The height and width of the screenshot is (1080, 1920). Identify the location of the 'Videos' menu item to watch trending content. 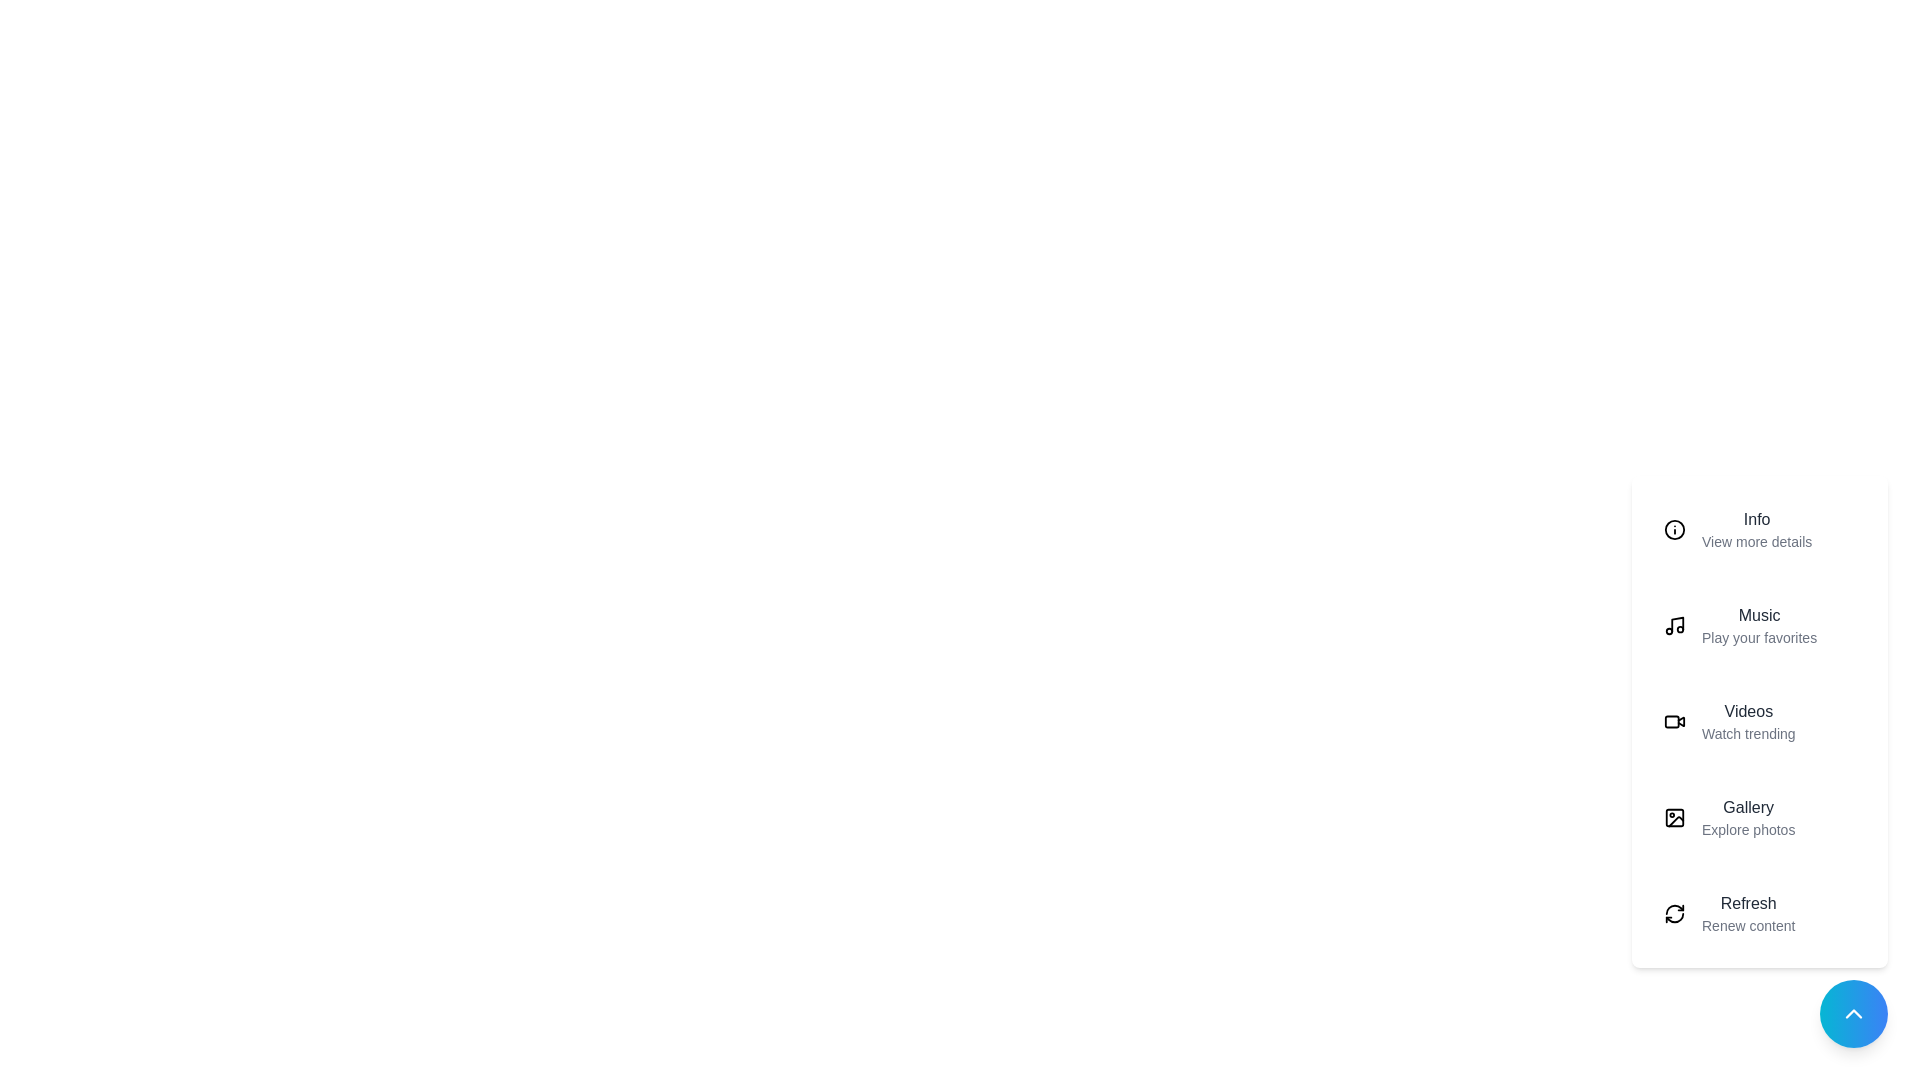
(1760, 721).